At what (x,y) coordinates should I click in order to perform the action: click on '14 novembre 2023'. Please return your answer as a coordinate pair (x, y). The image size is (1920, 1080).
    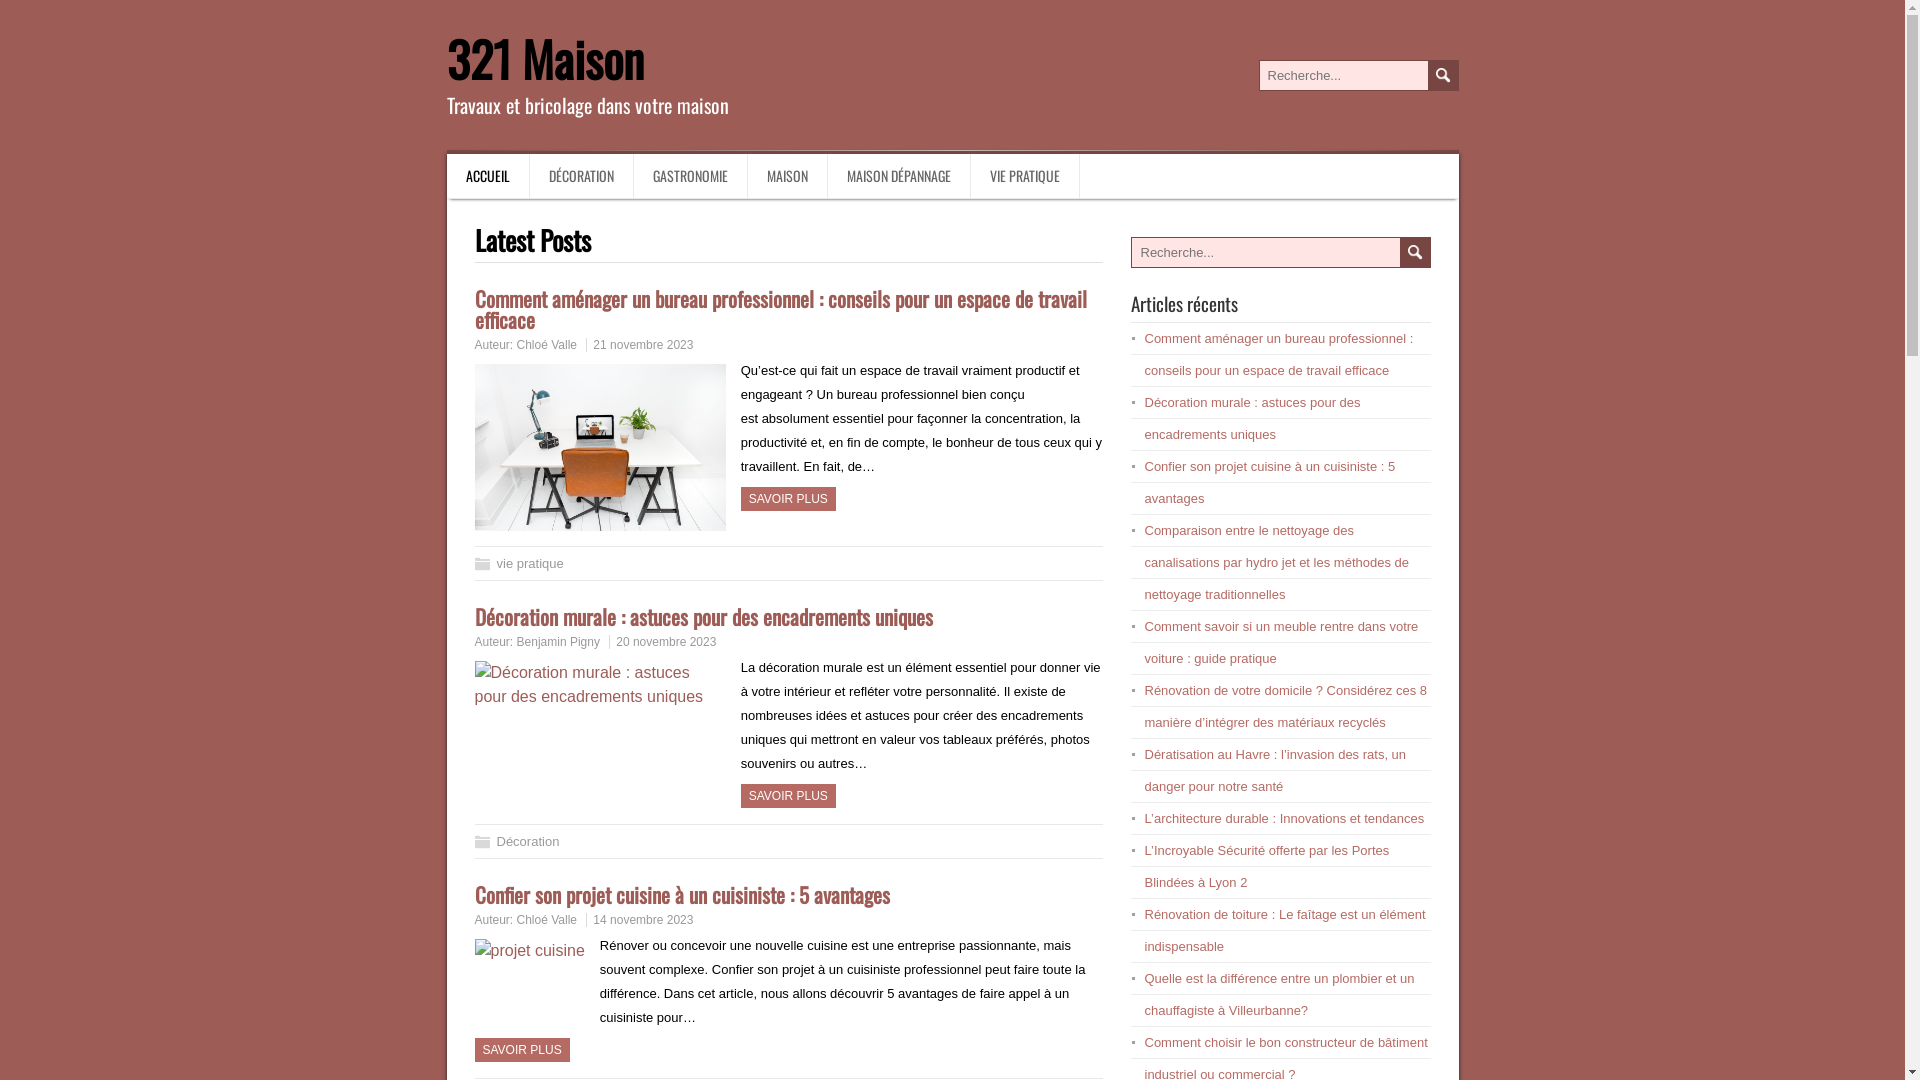
    Looking at the image, I should click on (643, 920).